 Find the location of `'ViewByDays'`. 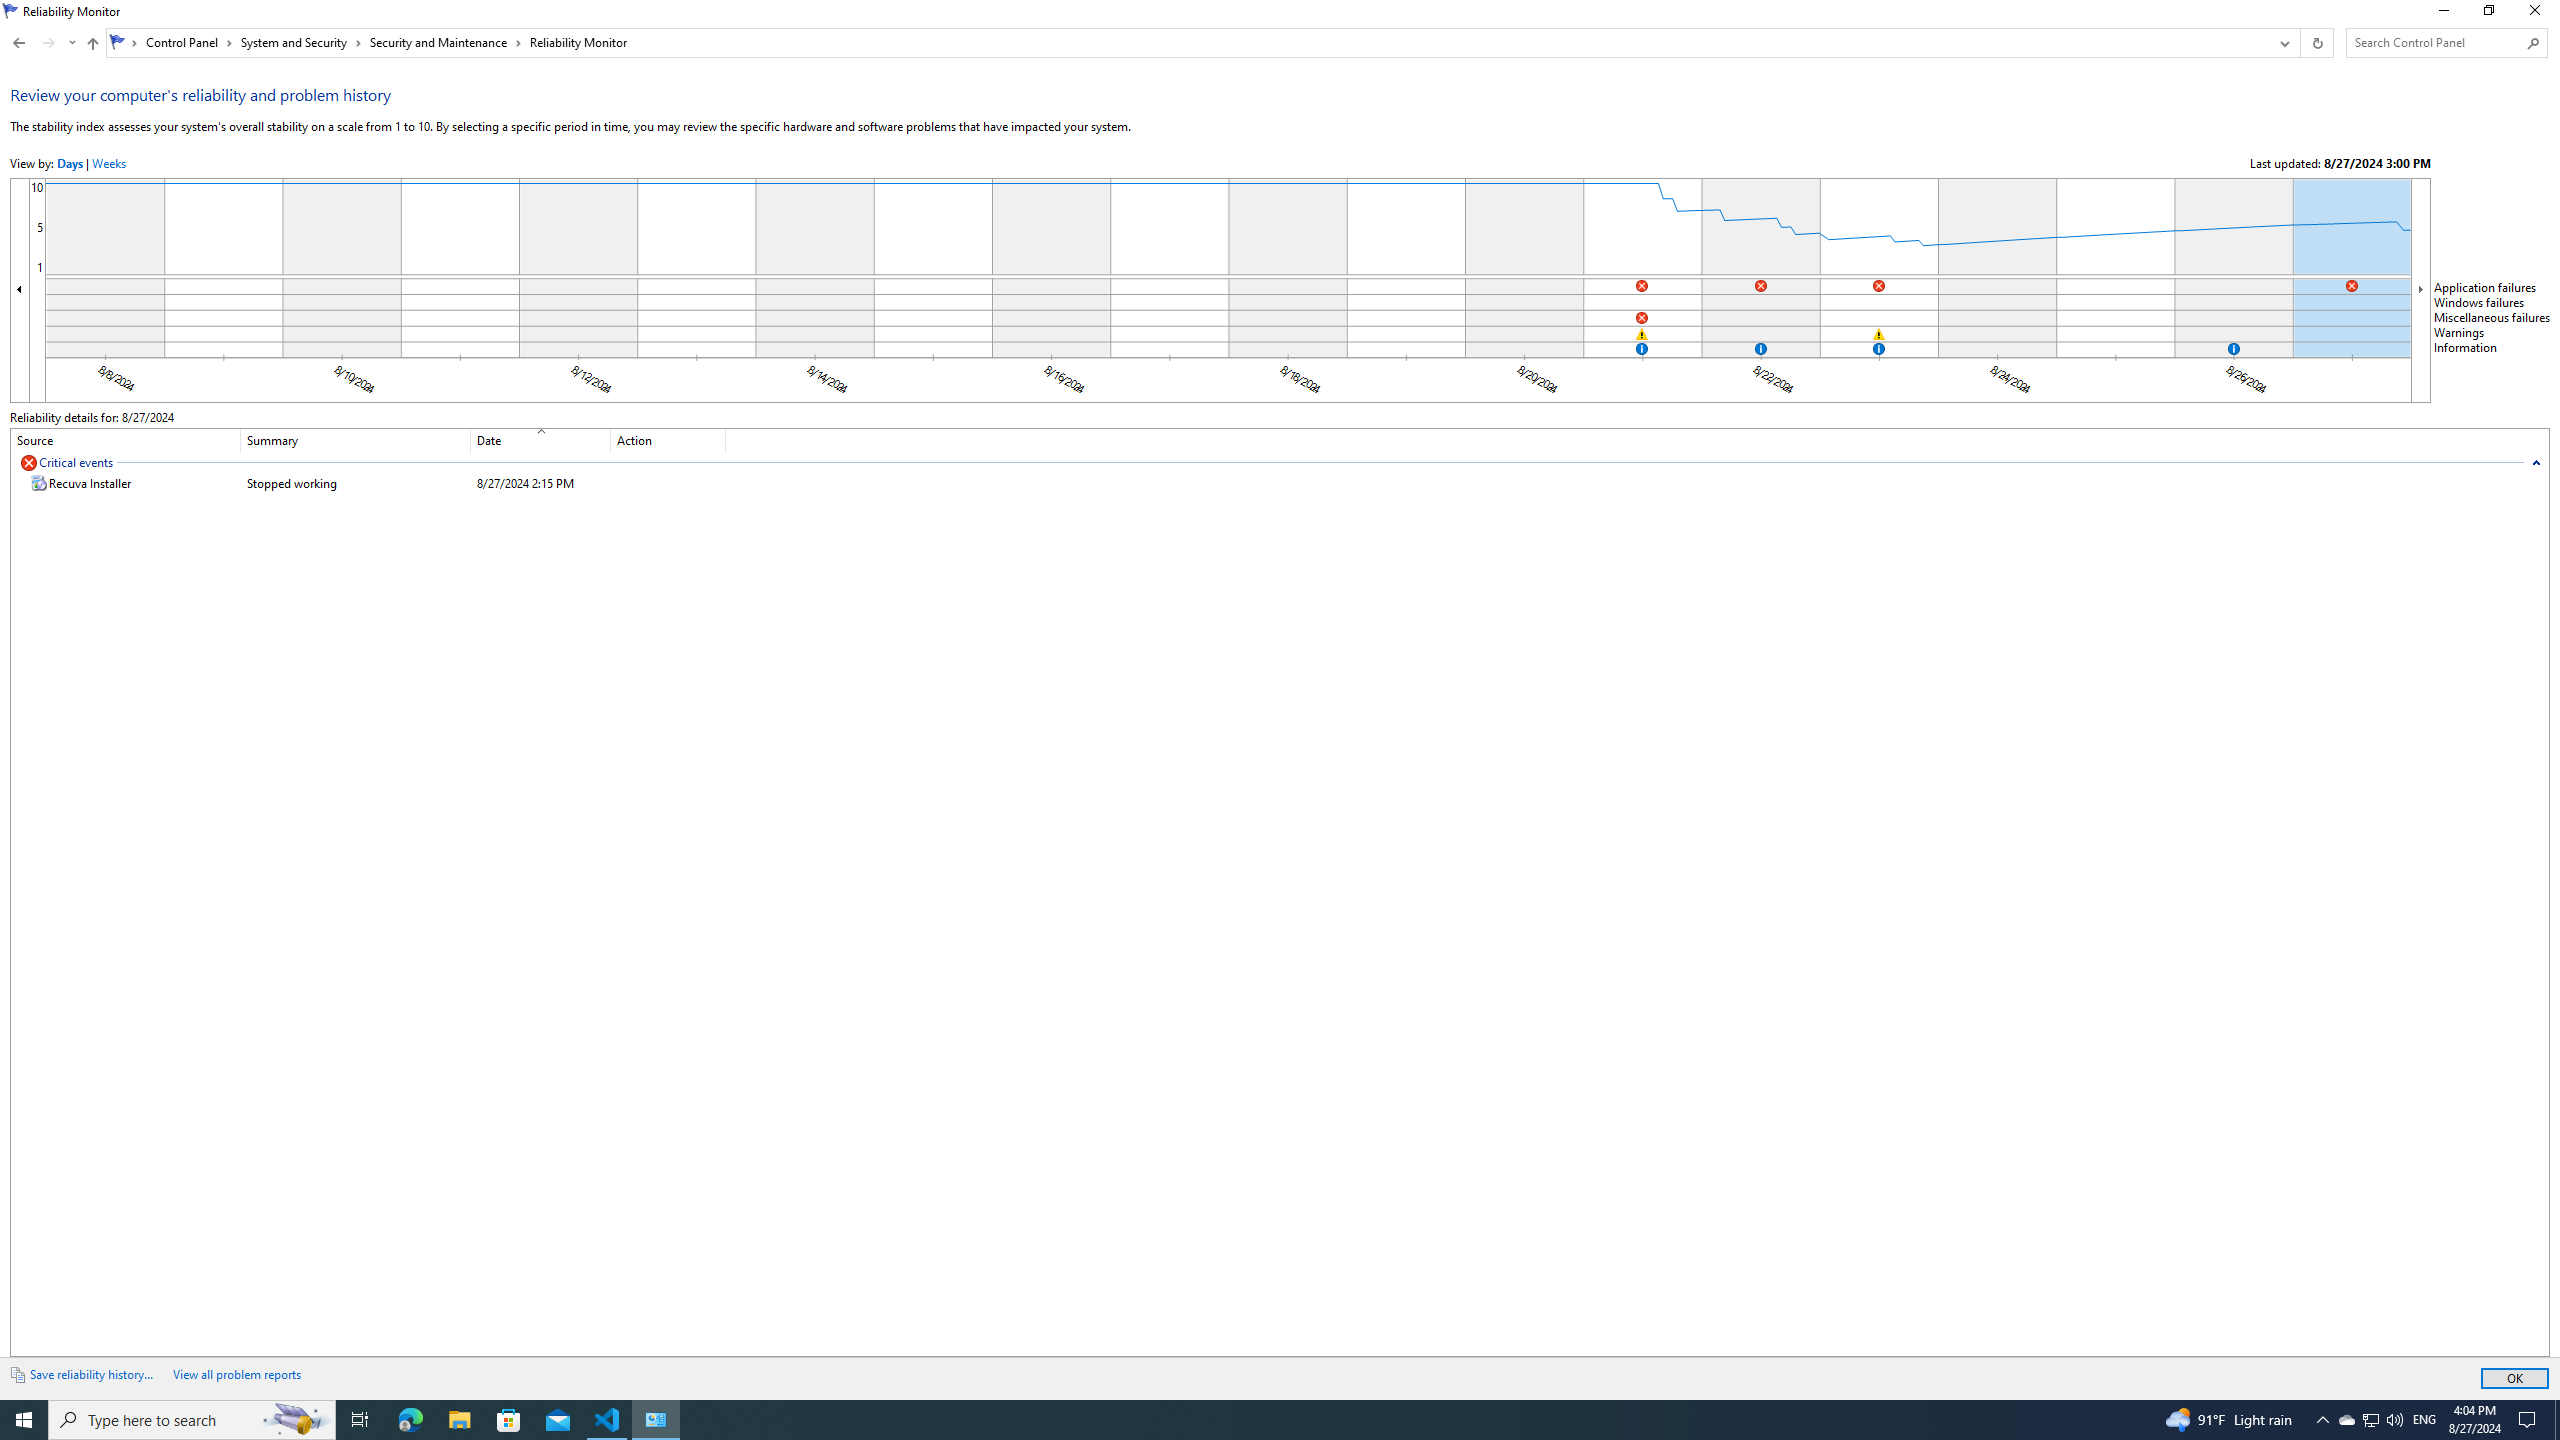

'ViewByDays' is located at coordinates (69, 162).